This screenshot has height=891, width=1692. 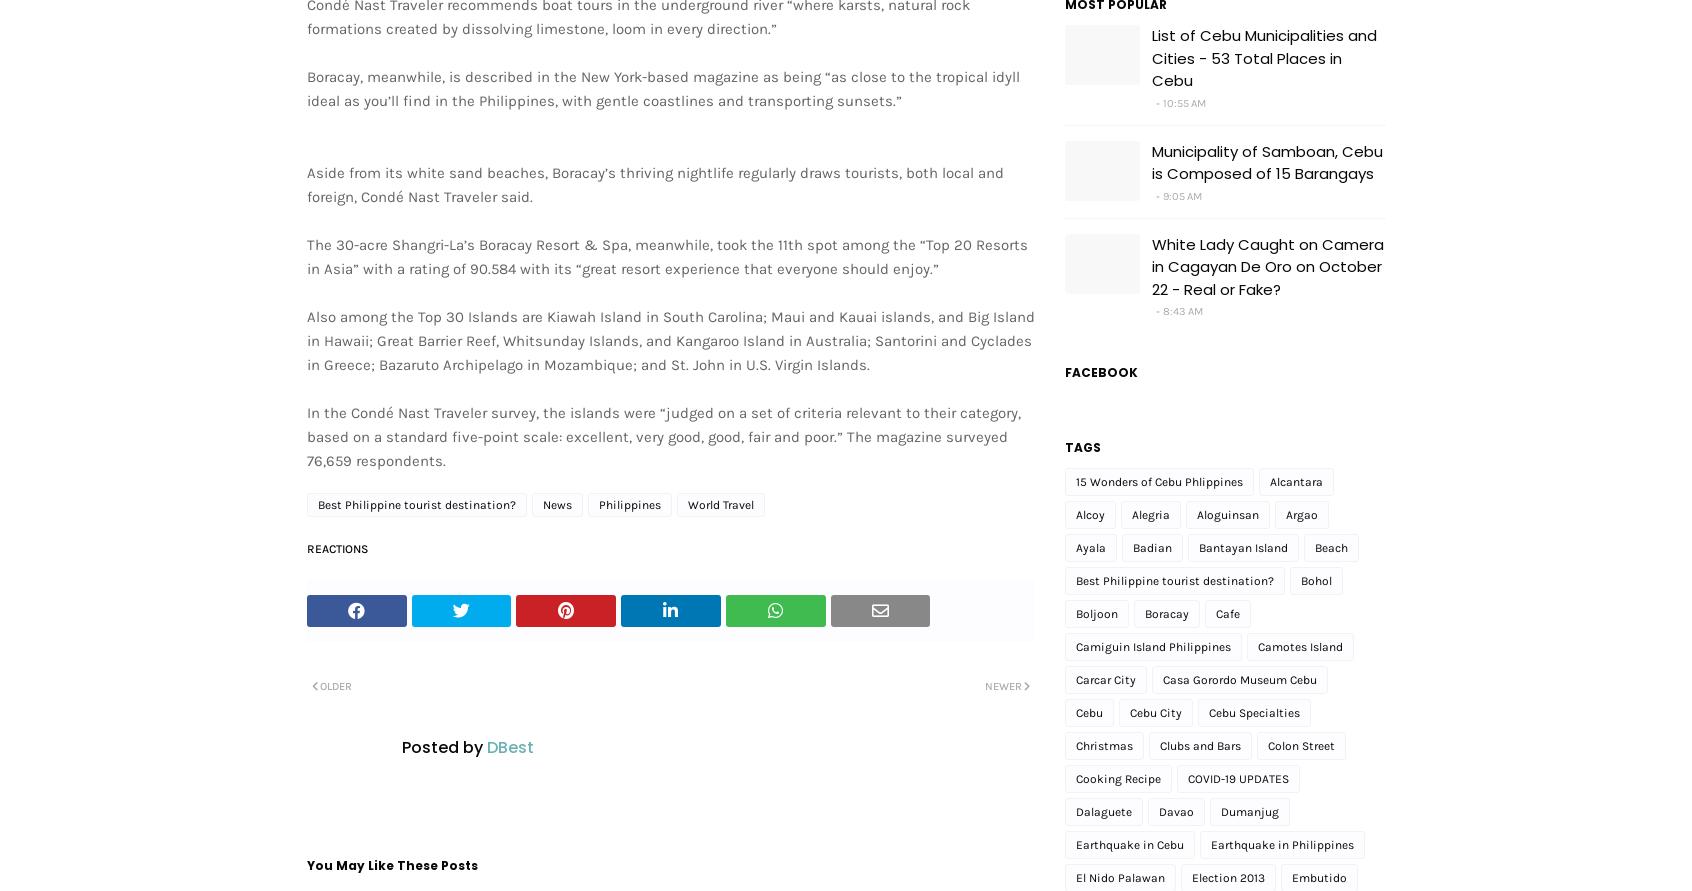 What do you see at coordinates (1002, 685) in the screenshot?
I see `'Newer'` at bounding box center [1002, 685].